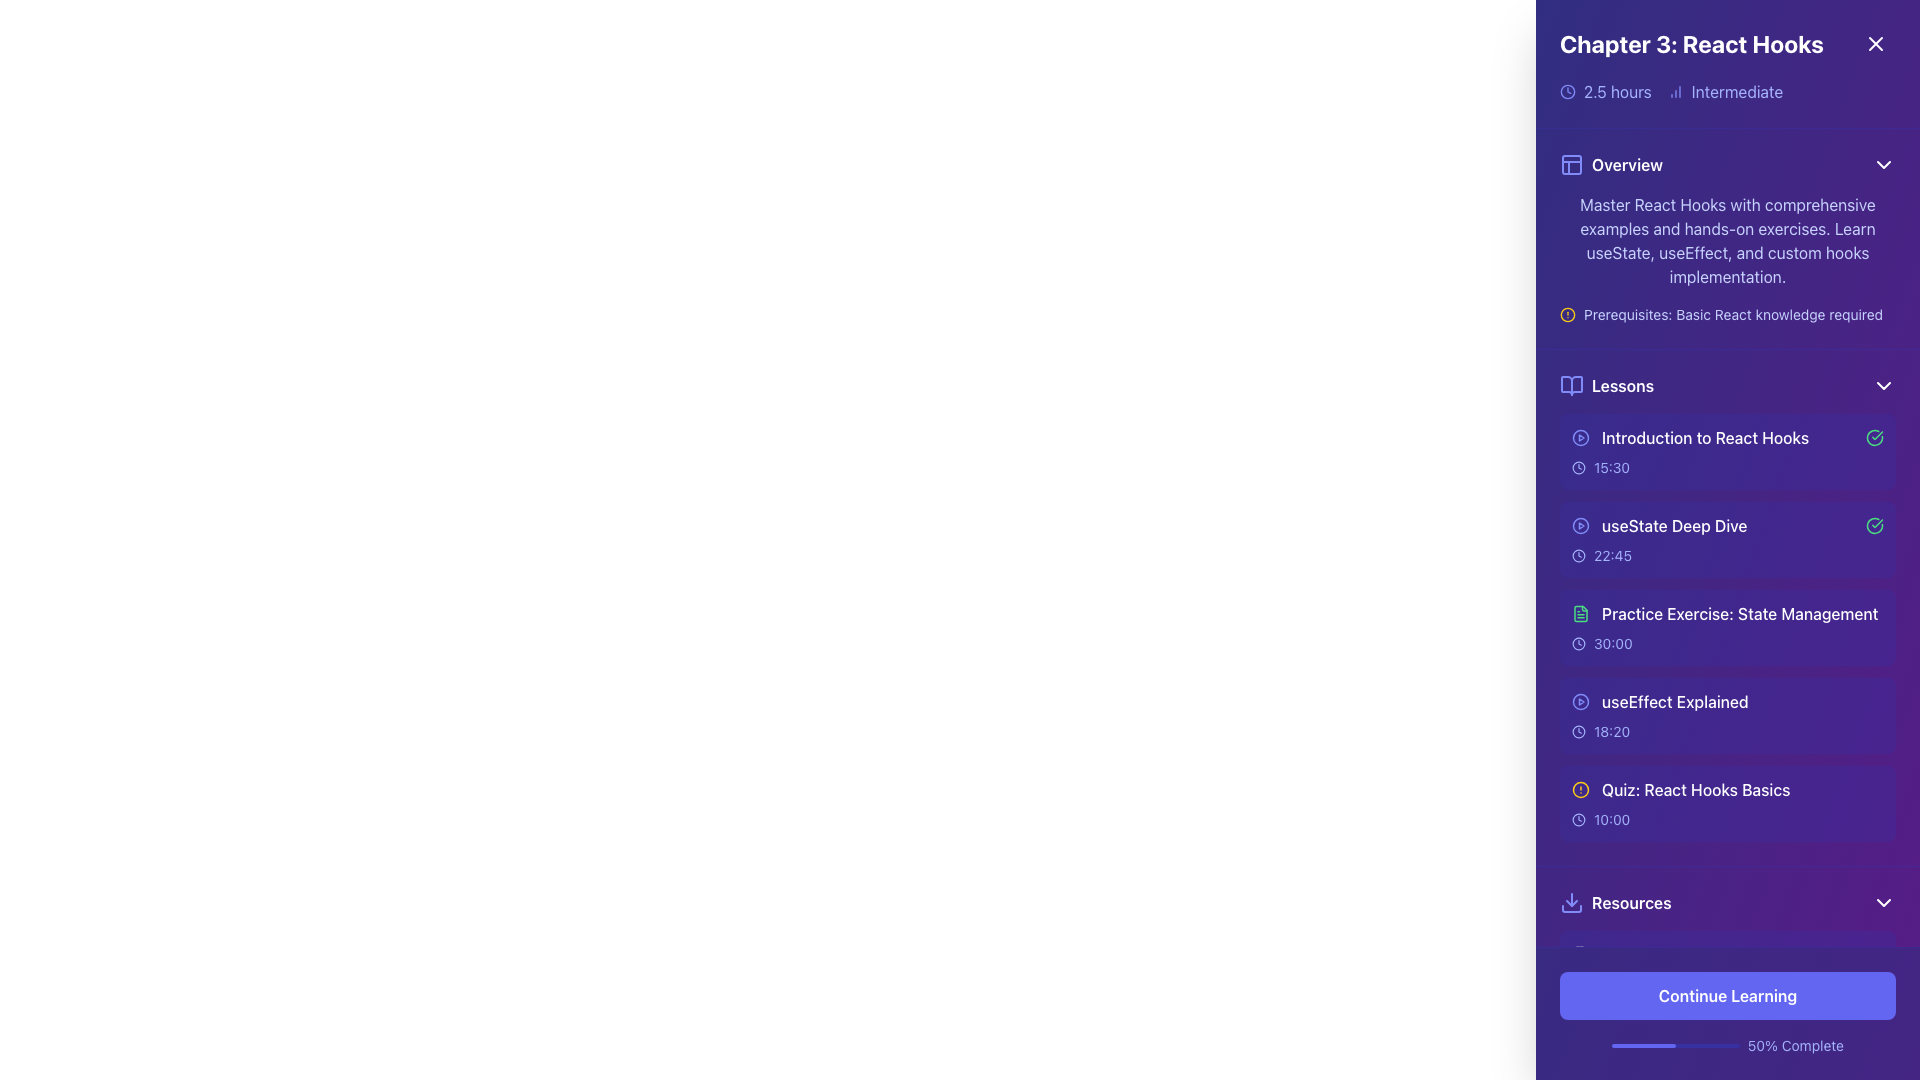 The image size is (1920, 1080). What do you see at coordinates (1579, 612) in the screenshot?
I see `the green file-like icon with a folded corner at the top-right, associated with the 'Practice Exercise: State Management' item in the 'Lessons' section` at bounding box center [1579, 612].